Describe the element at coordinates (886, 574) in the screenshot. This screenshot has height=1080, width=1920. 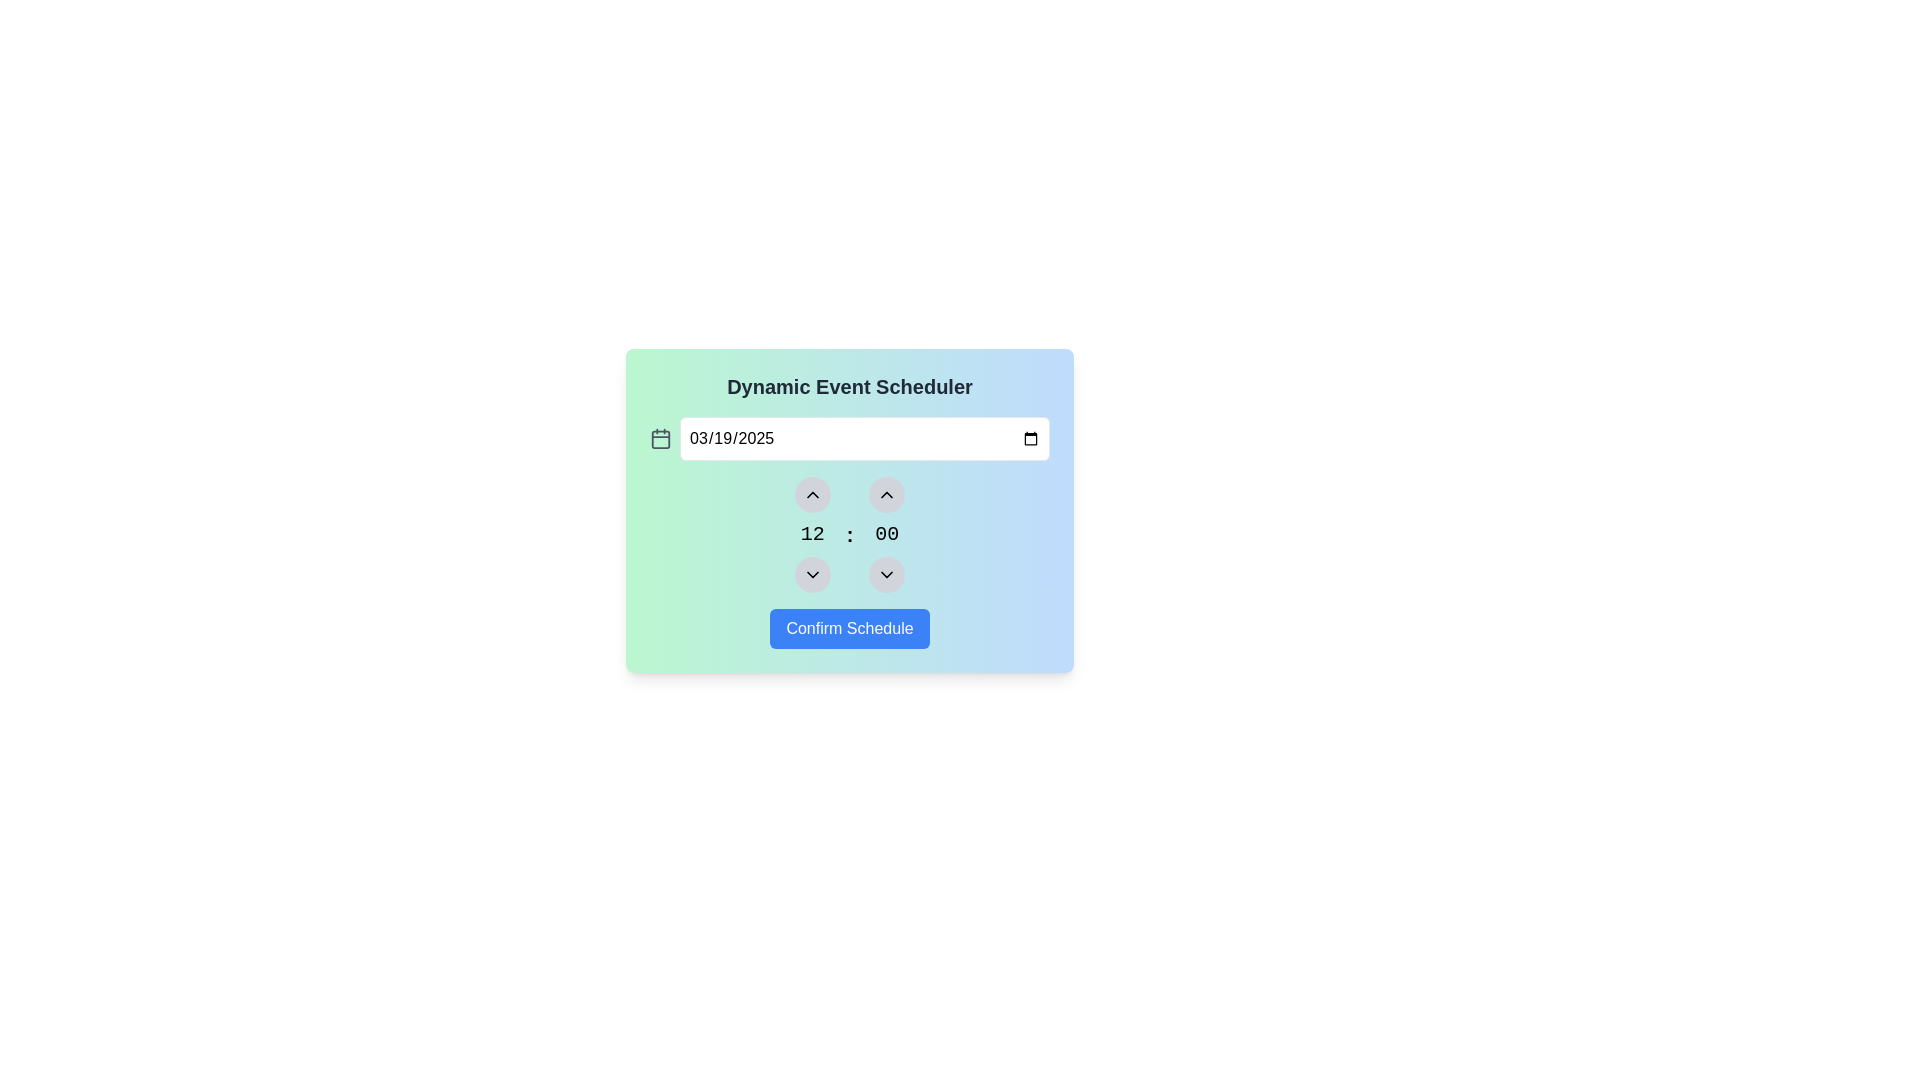
I see `the downwards arrow button intended for decrementing the value of the numeric time display ('00') above it` at that location.